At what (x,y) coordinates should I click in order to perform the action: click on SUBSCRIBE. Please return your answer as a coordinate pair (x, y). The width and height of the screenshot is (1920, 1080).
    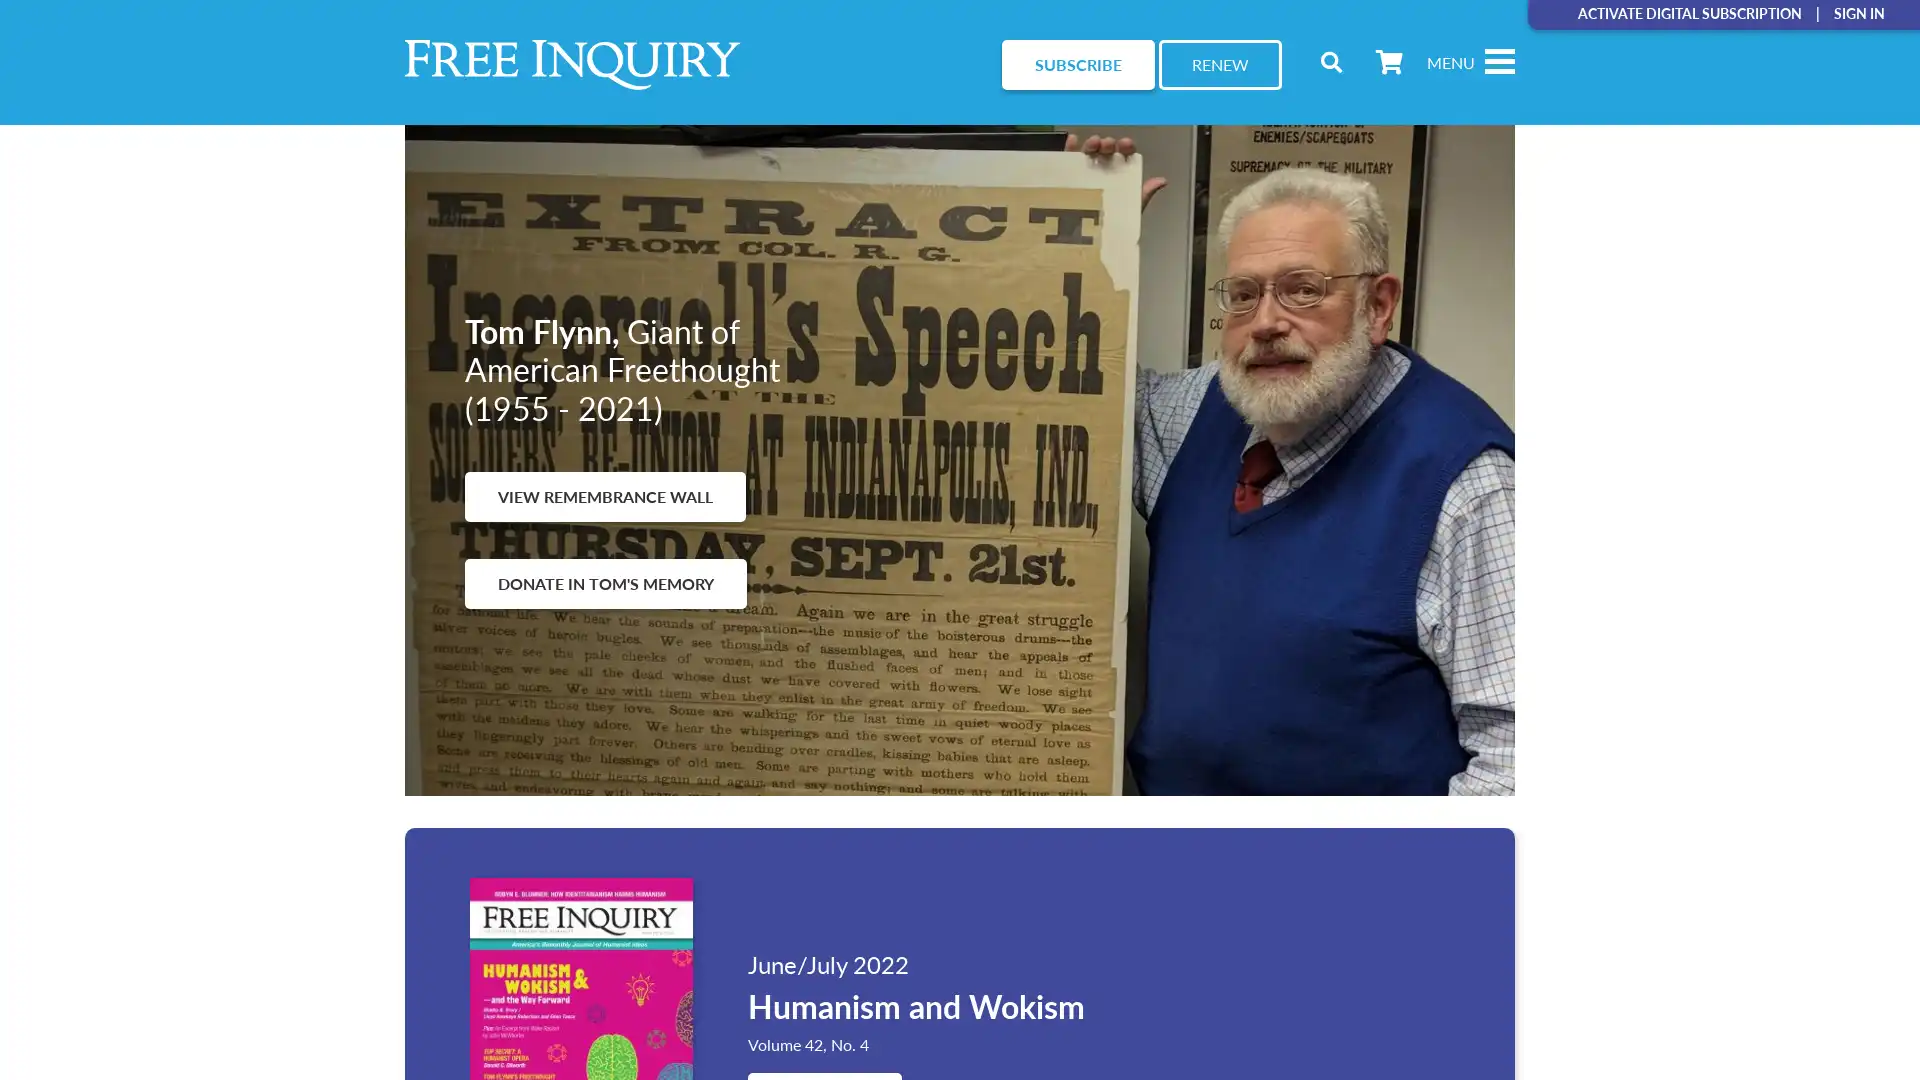
    Looking at the image, I should click on (1077, 64).